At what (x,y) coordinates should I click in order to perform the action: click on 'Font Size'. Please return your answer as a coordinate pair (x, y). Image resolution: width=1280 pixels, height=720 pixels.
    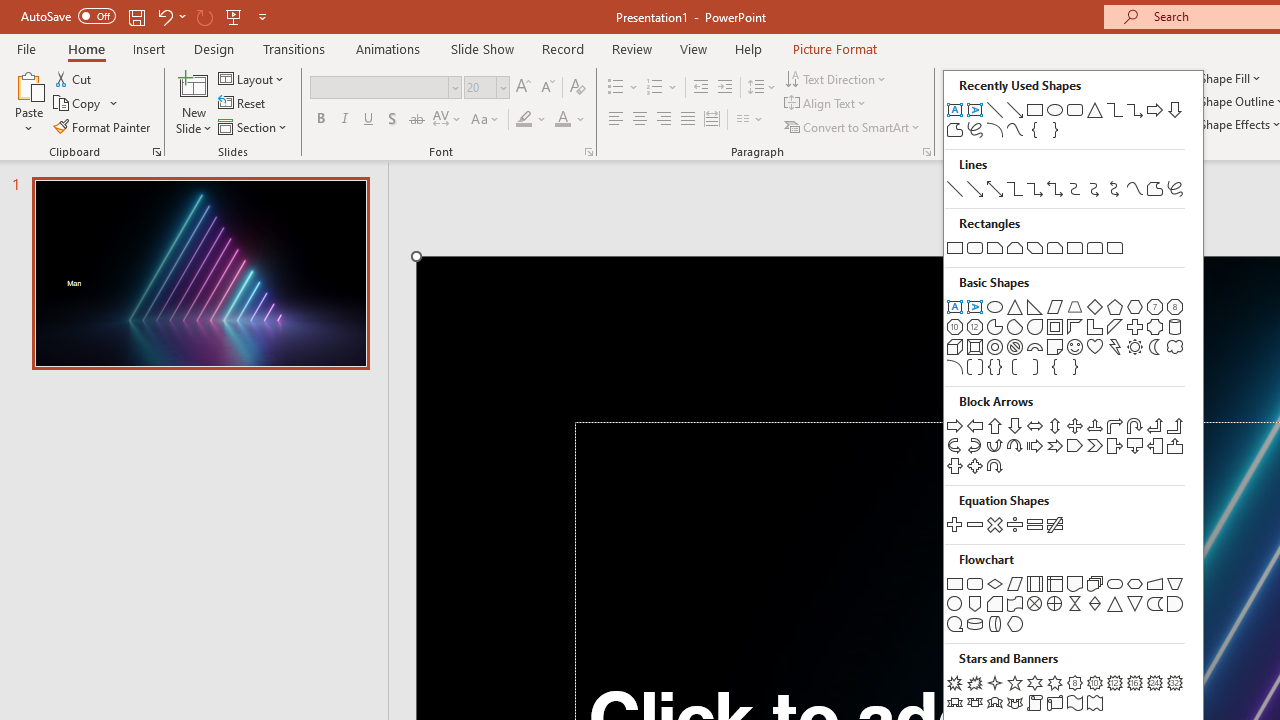
    Looking at the image, I should click on (486, 86).